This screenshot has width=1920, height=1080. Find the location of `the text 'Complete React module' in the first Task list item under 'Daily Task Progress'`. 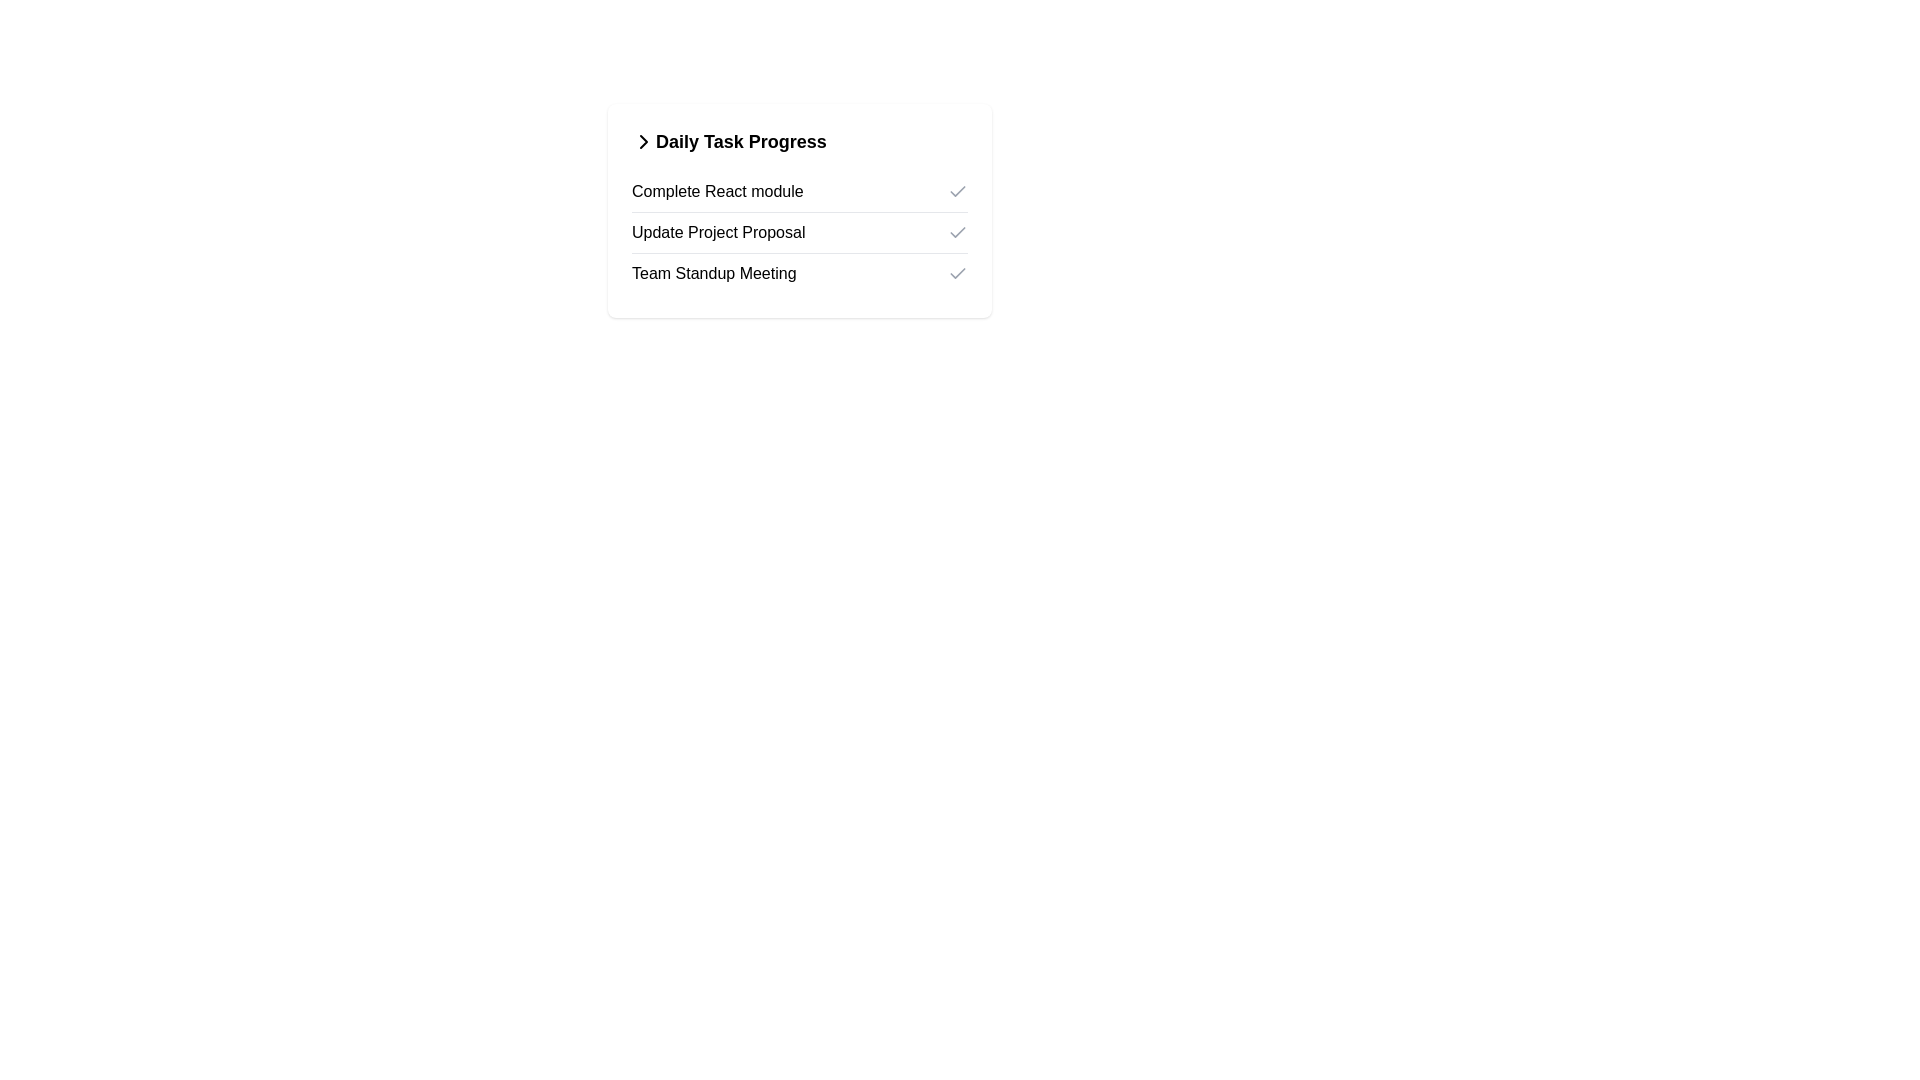

the text 'Complete React module' in the first Task list item under 'Daily Task Progress' is located at coordinates (800, 192).